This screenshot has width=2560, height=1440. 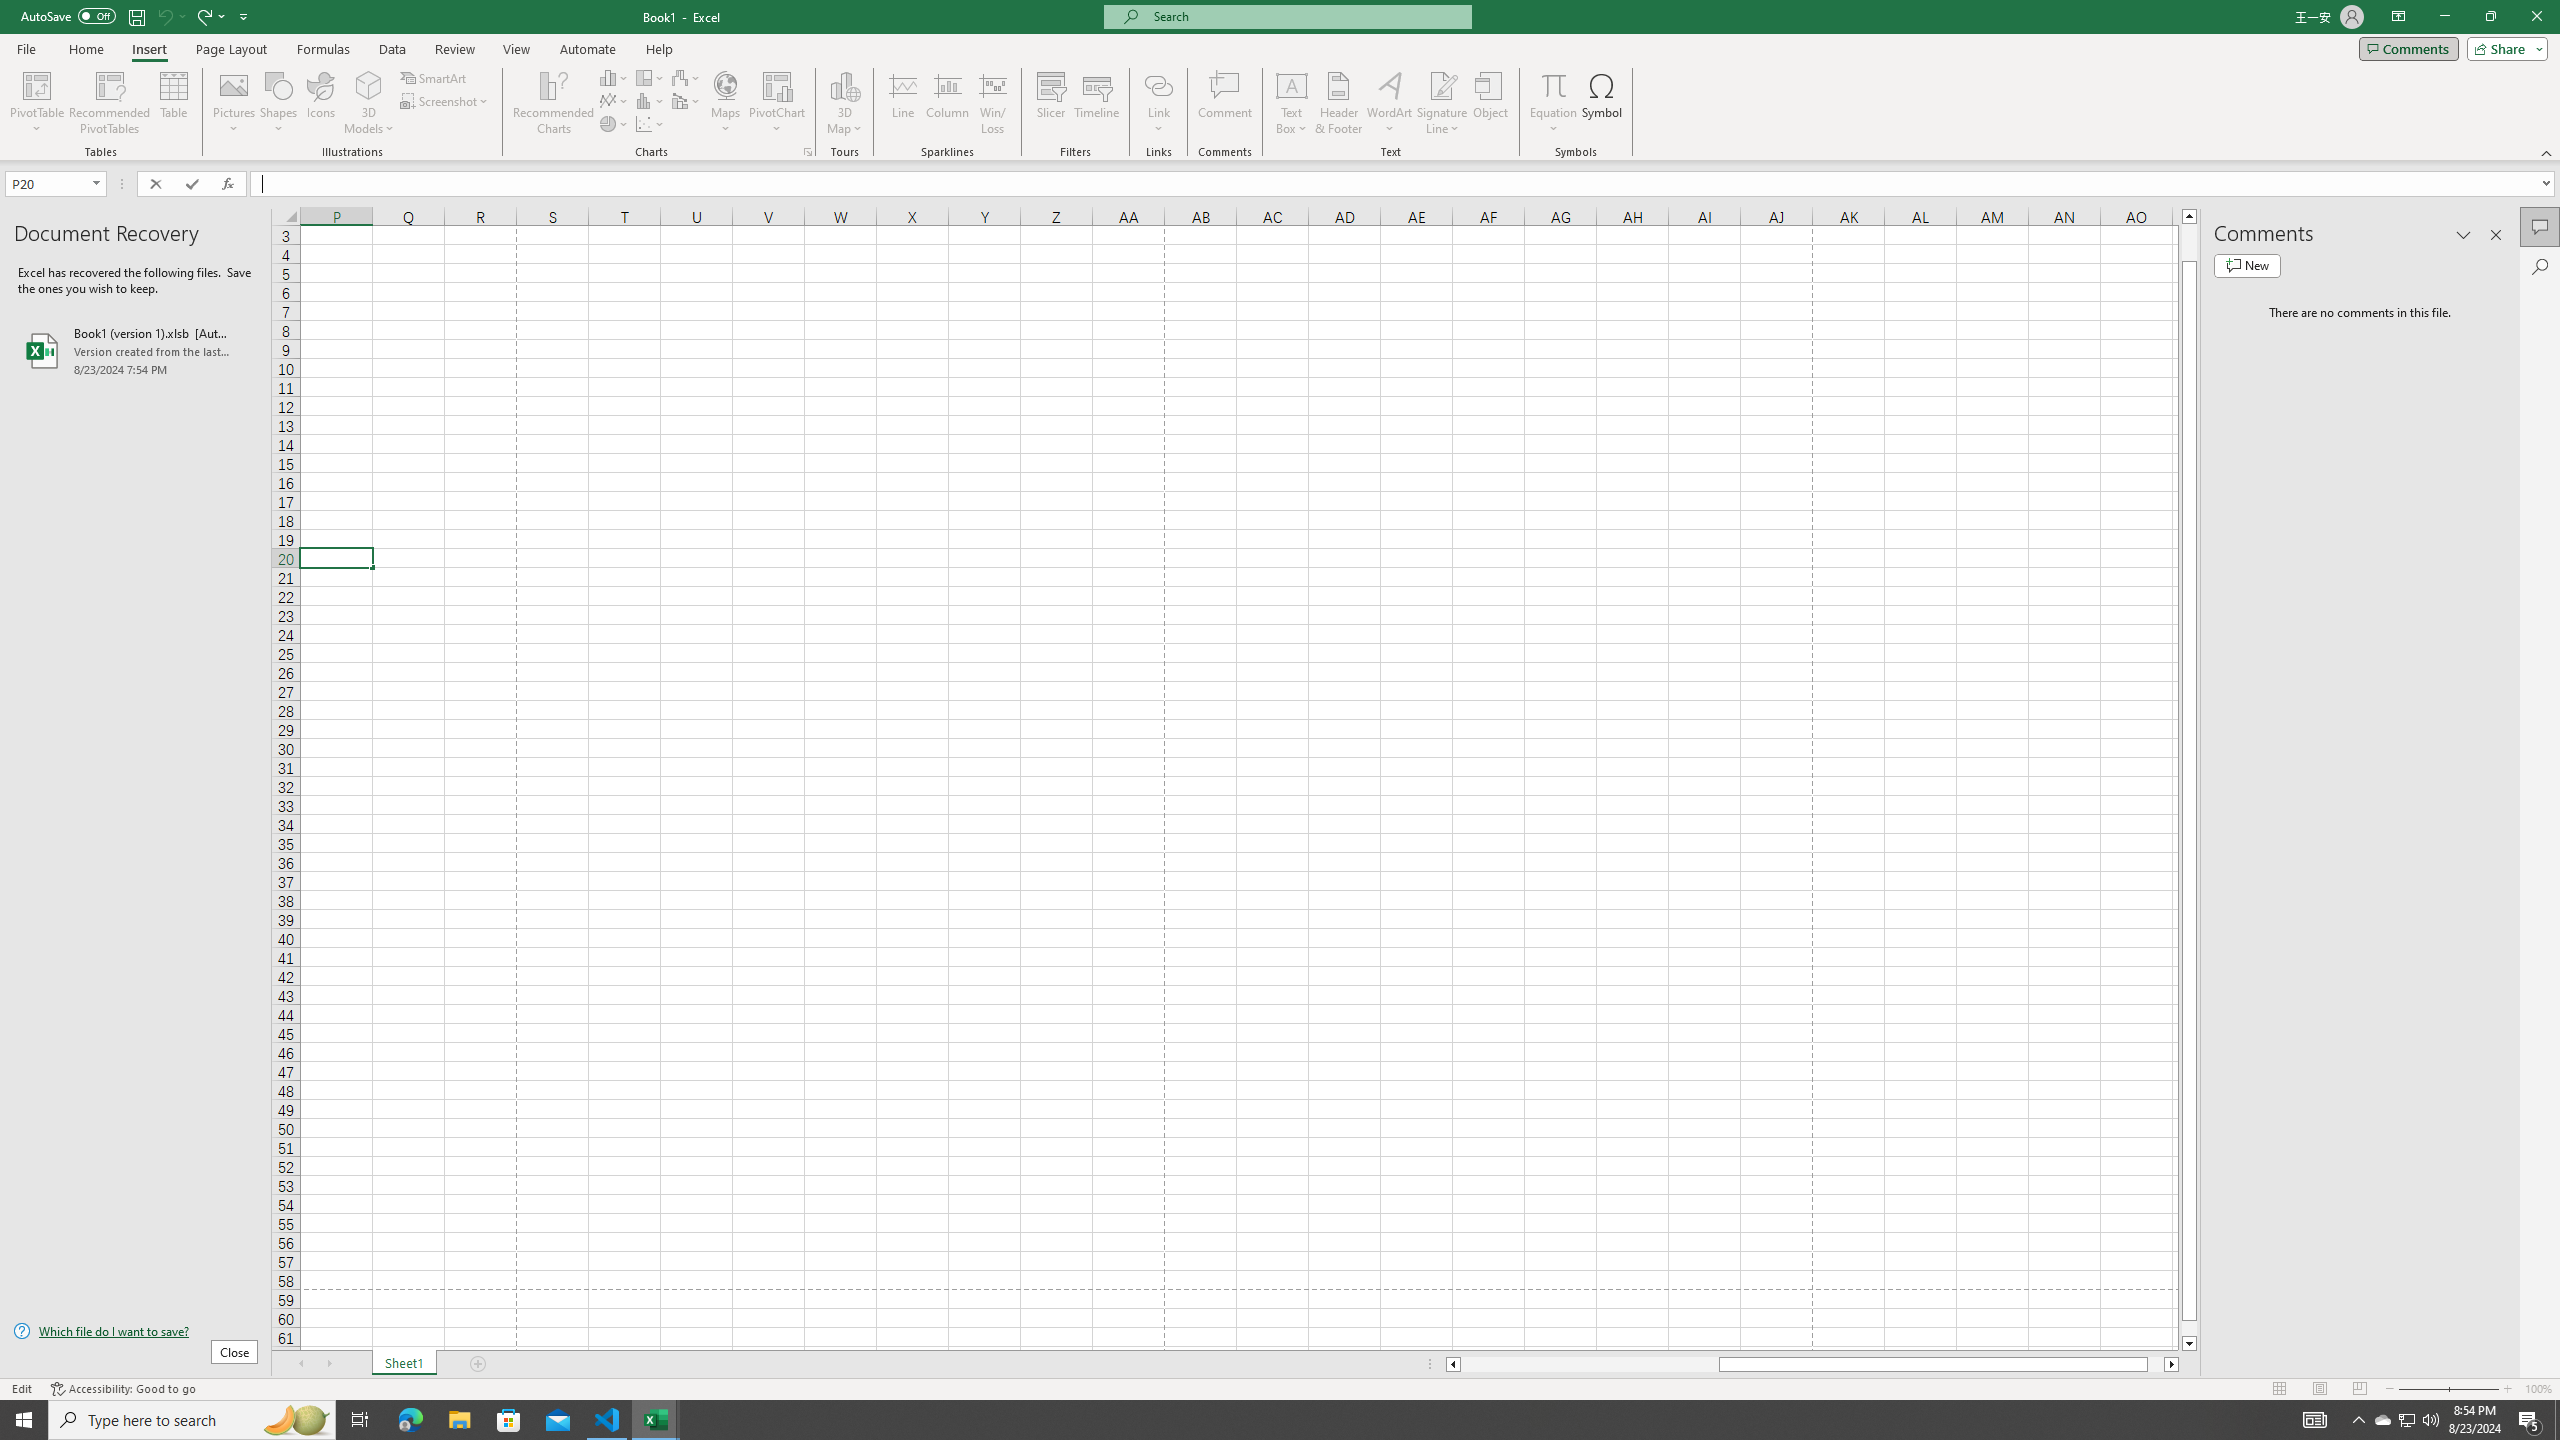 What do you see at coordinates (1049, 103) in the screenshot?
I see `'Slicer...'` at bounding box center [1049, 103].